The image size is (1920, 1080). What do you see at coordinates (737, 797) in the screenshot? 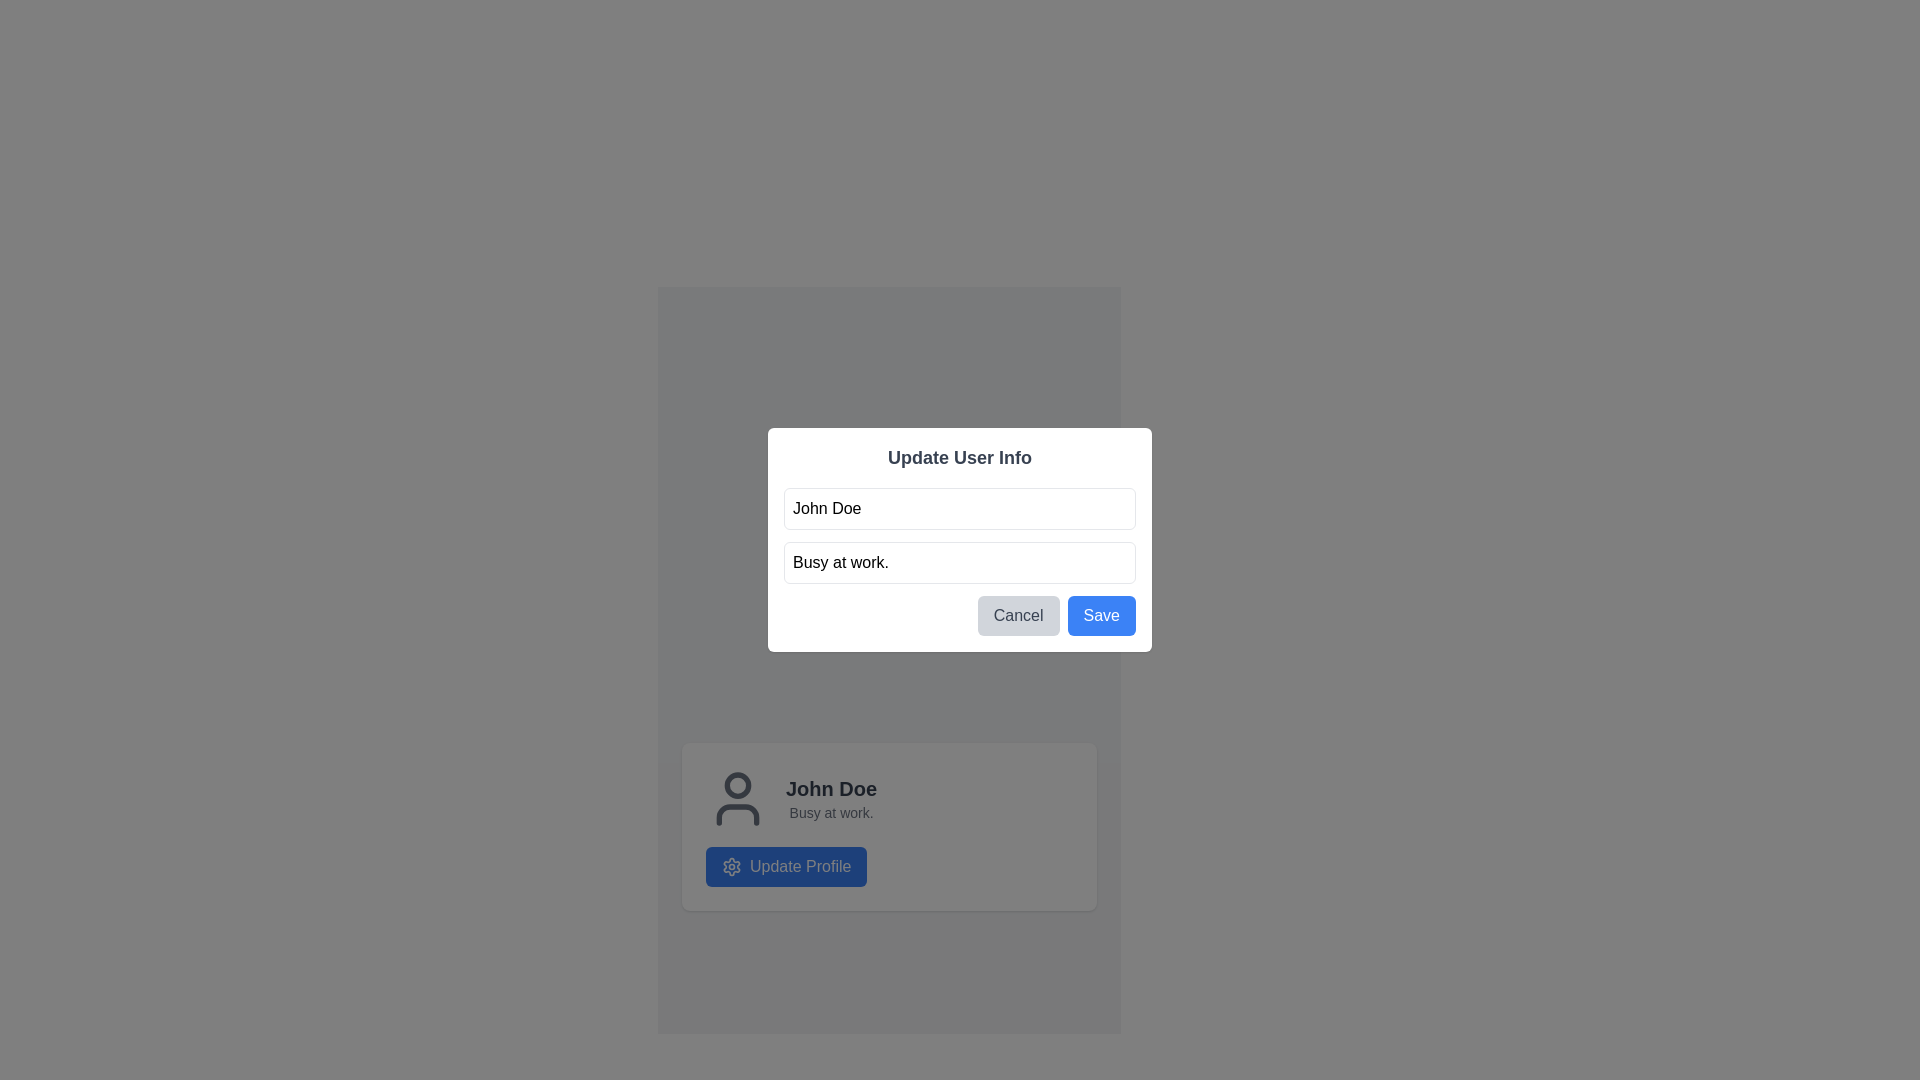
I see `the gray circular avatar icon resembling a stylized person figure located at the top left corner of the user information card layout, positioned left of the text 'John Doe'` at bounding box center [737, 797].